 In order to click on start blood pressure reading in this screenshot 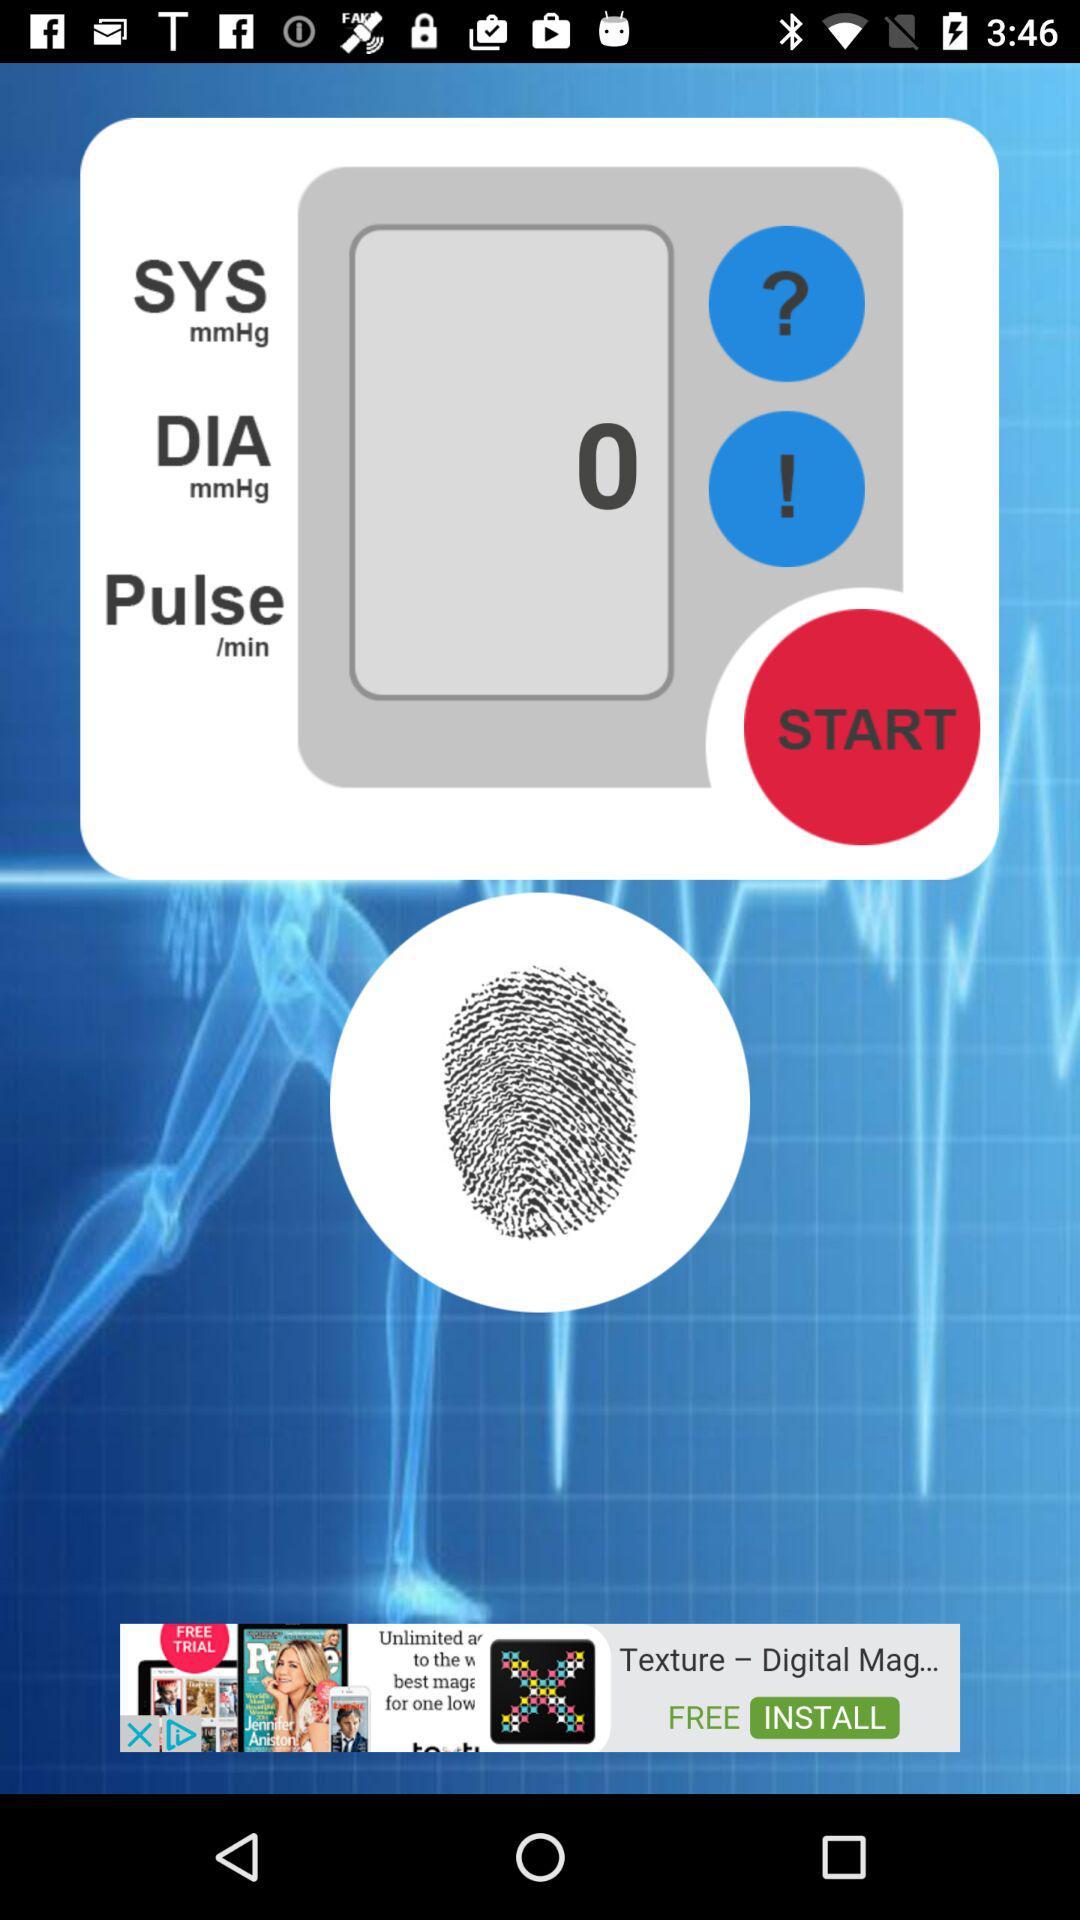, I will do `click(861, 726)`.